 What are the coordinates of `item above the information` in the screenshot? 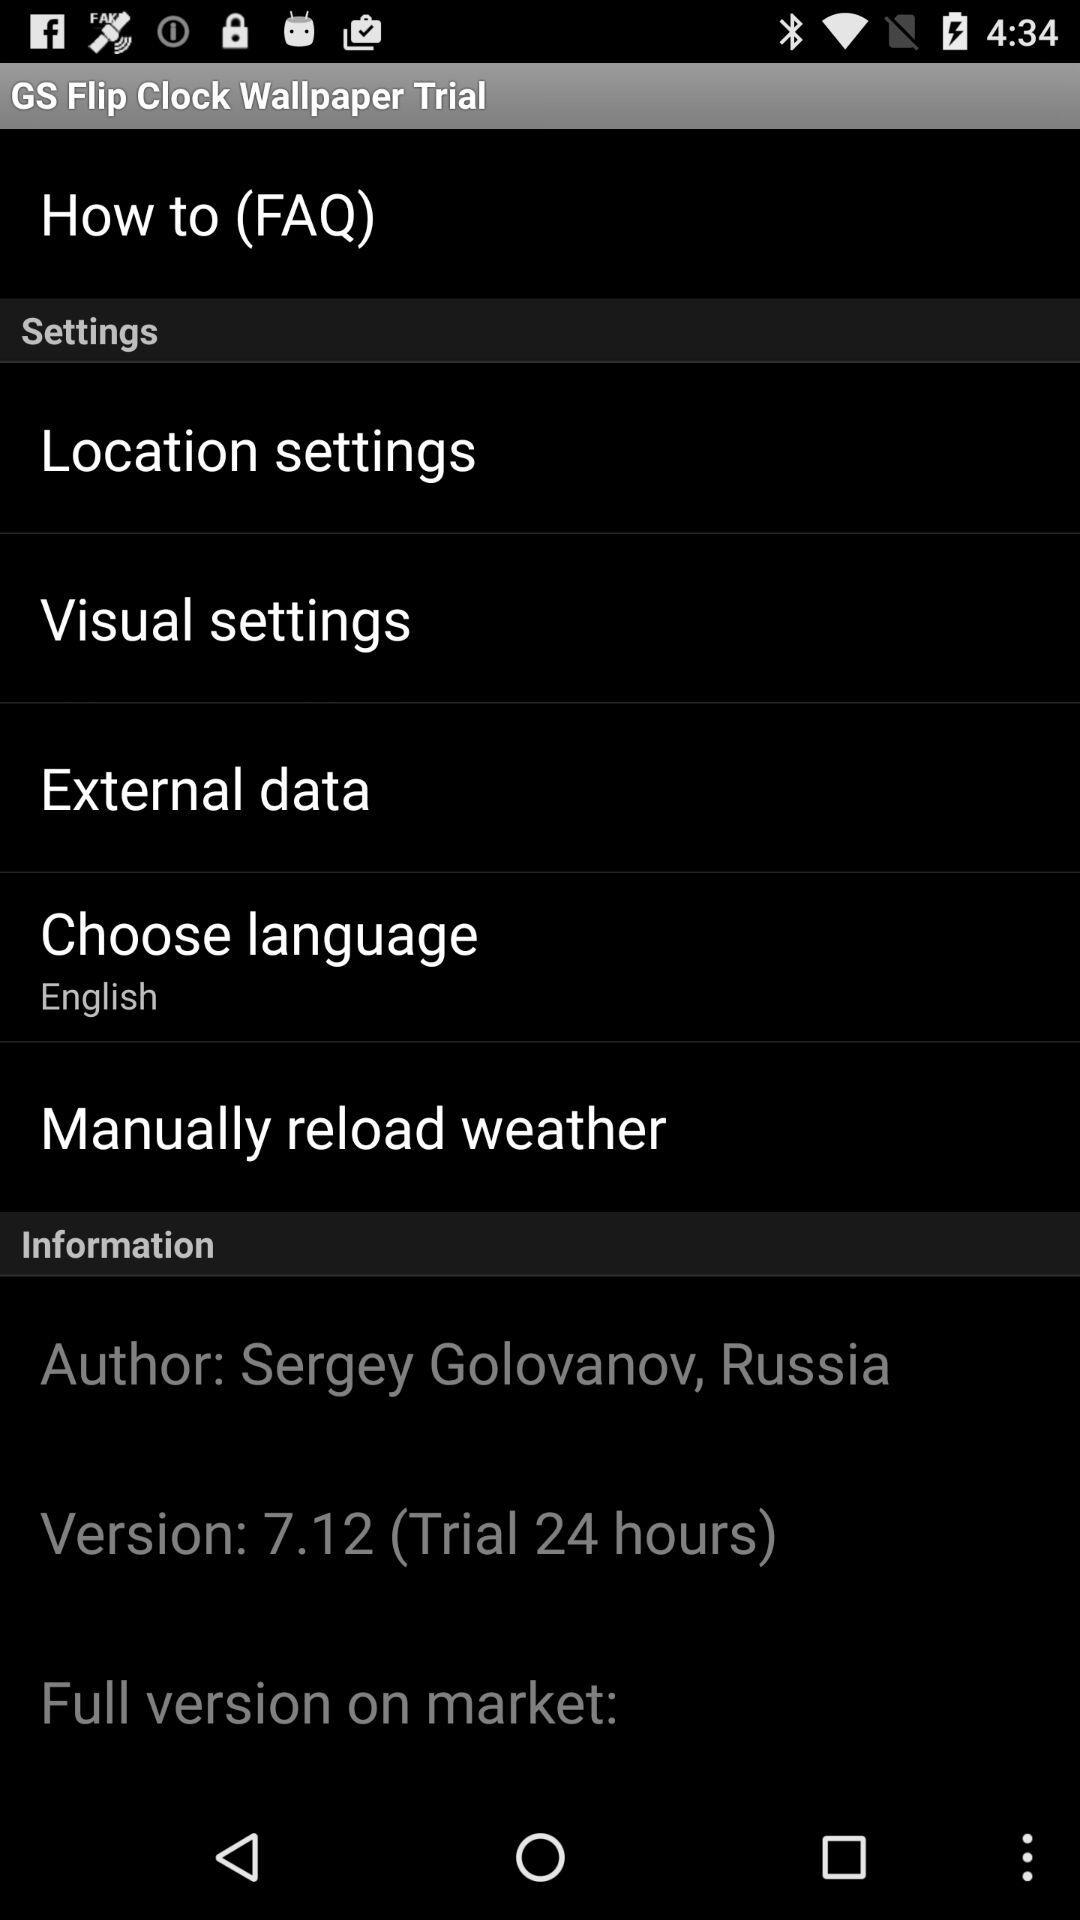 It's located at (352, 1126).